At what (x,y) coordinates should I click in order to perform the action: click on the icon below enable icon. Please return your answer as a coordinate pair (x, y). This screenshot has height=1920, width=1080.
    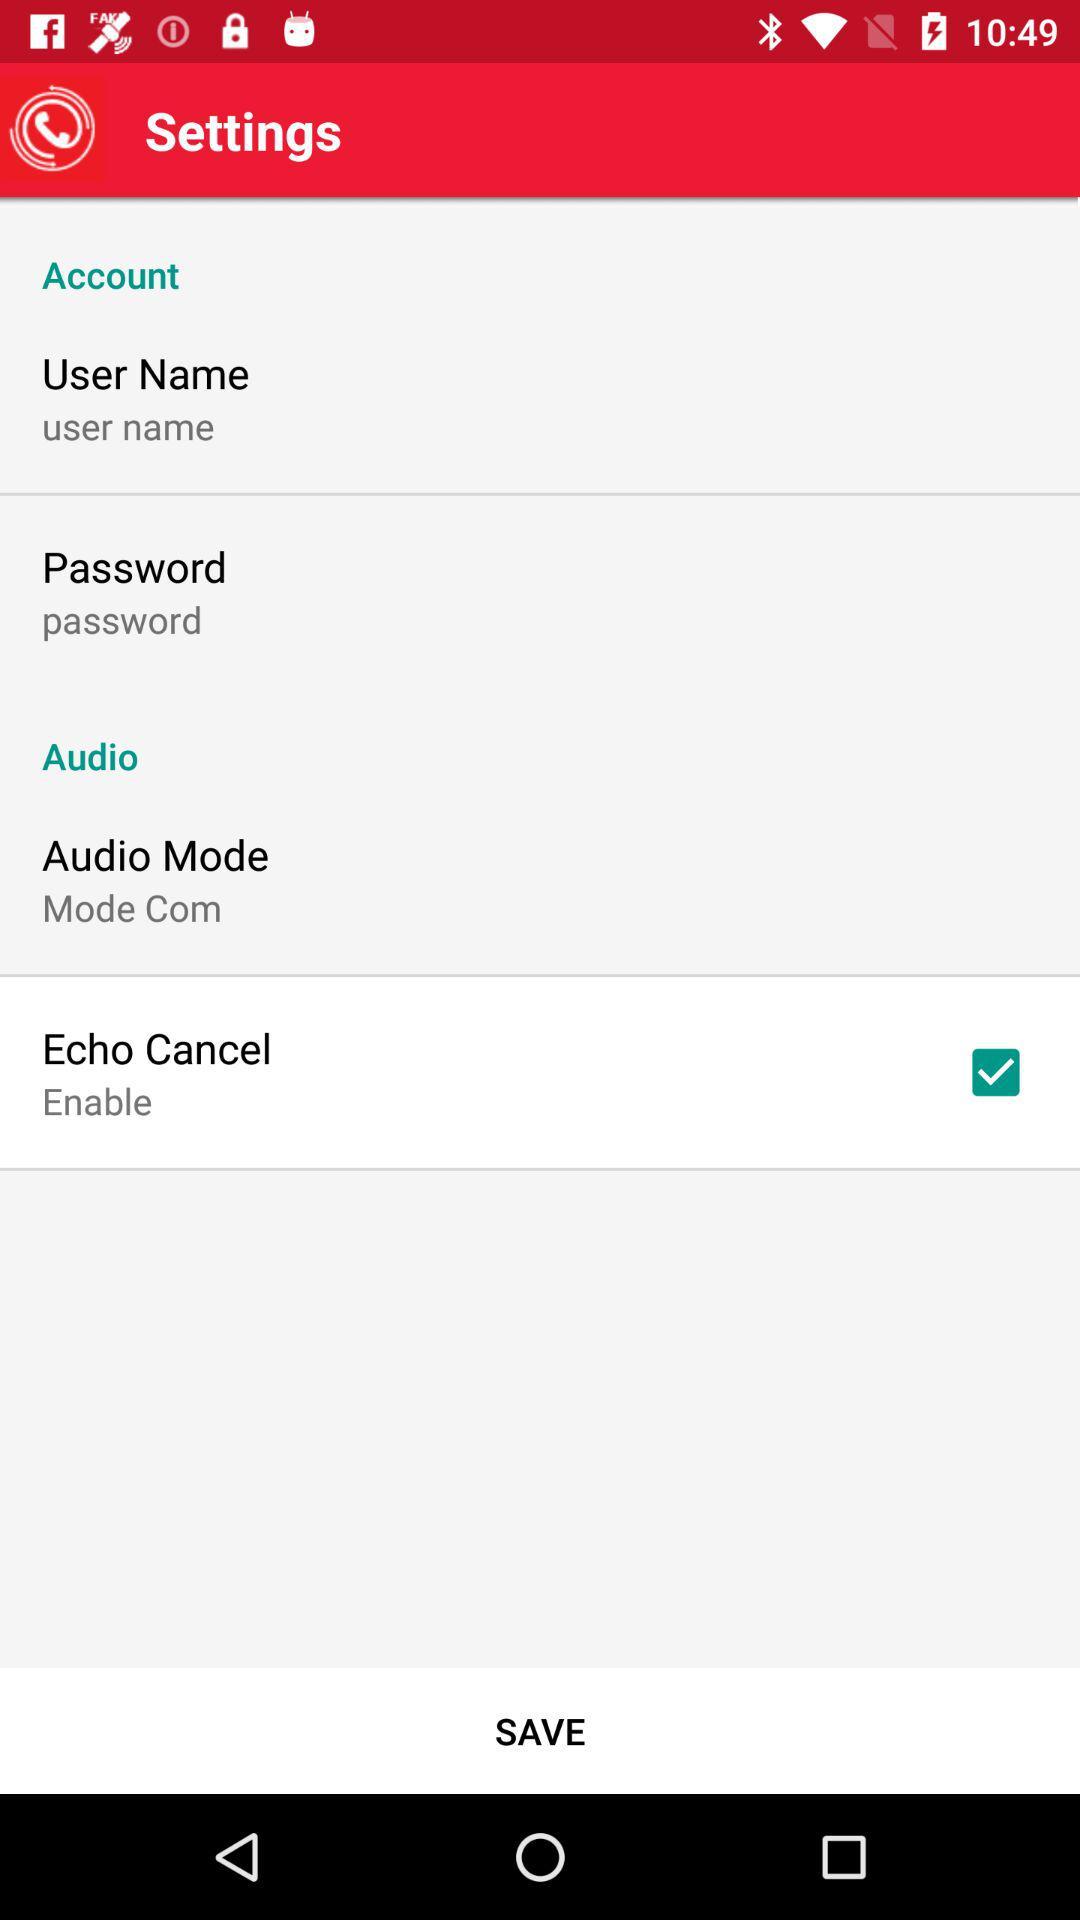
    Looking at the image, I should click on (540, 1730).